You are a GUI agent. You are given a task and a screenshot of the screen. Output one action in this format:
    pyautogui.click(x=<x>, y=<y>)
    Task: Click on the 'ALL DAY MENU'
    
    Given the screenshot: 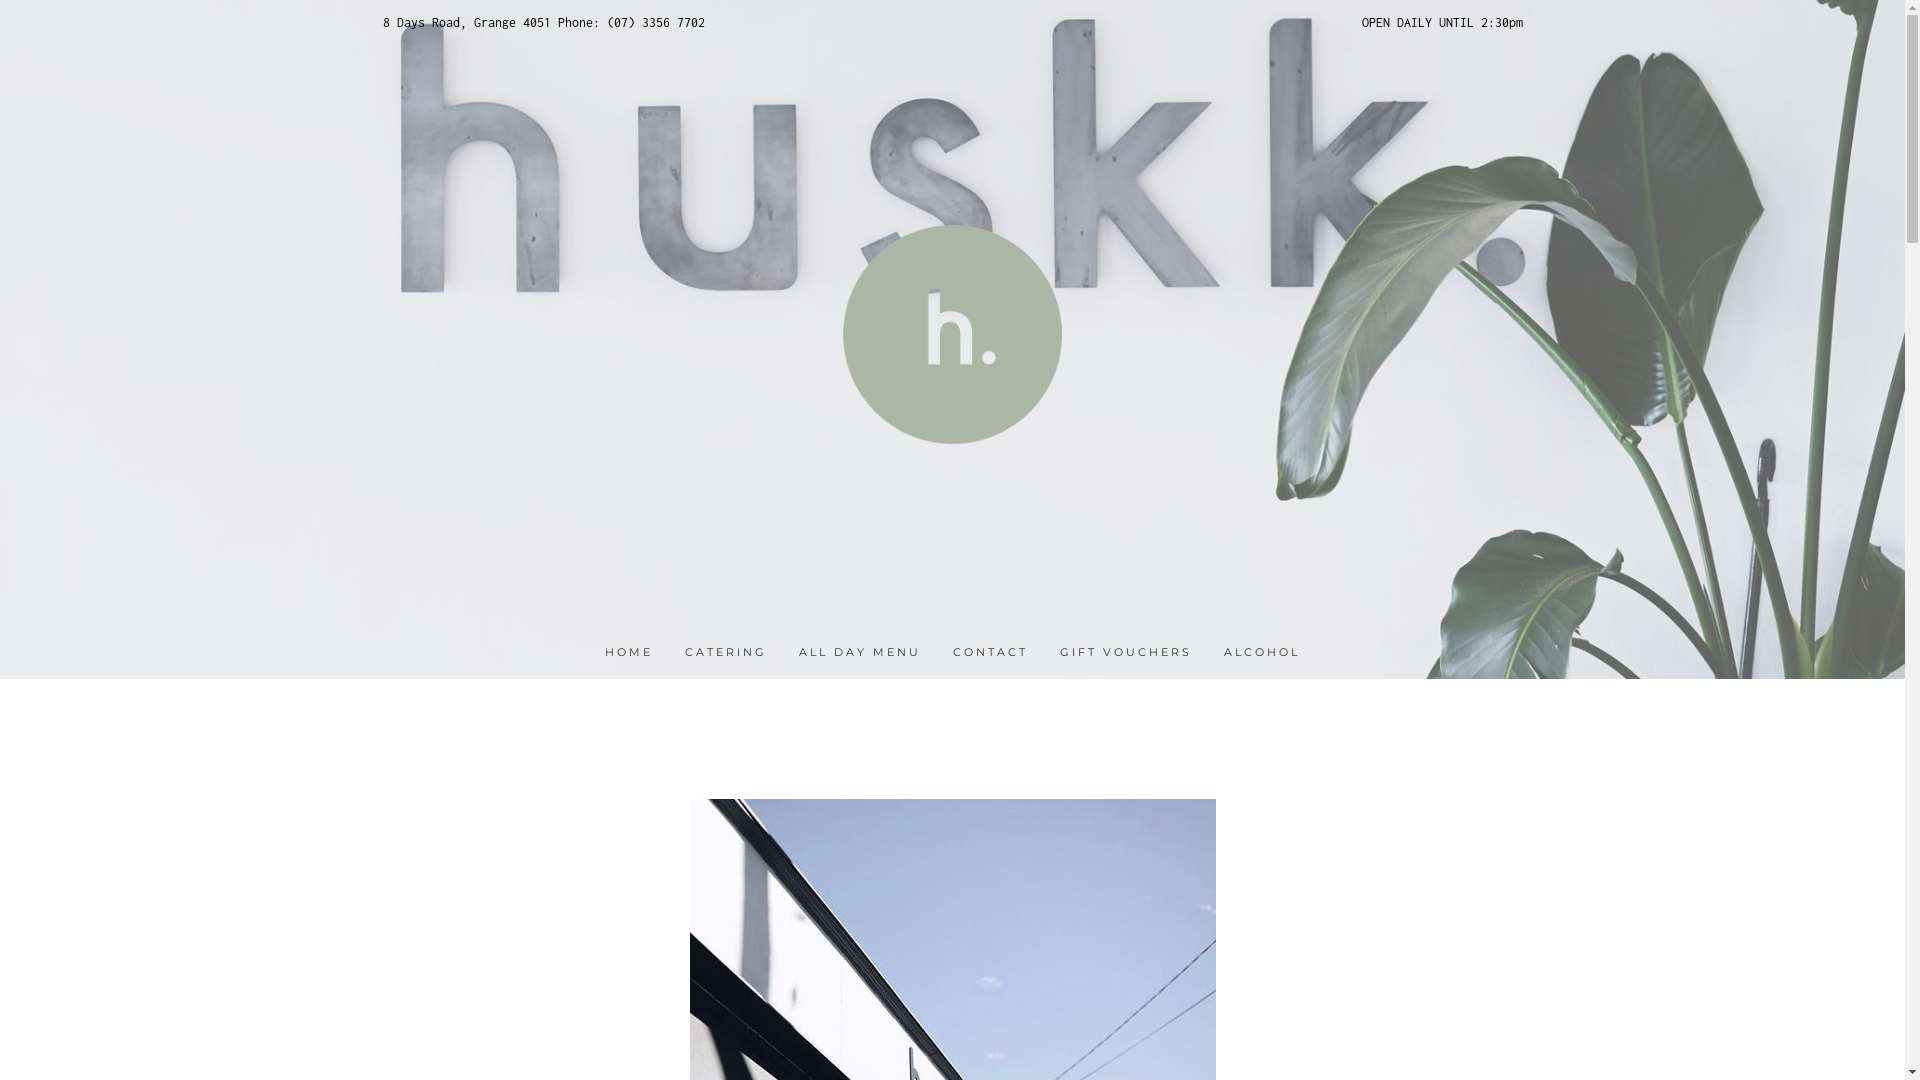 What is the action you would take?
    pyautogui.click(x=859, y=653)
    